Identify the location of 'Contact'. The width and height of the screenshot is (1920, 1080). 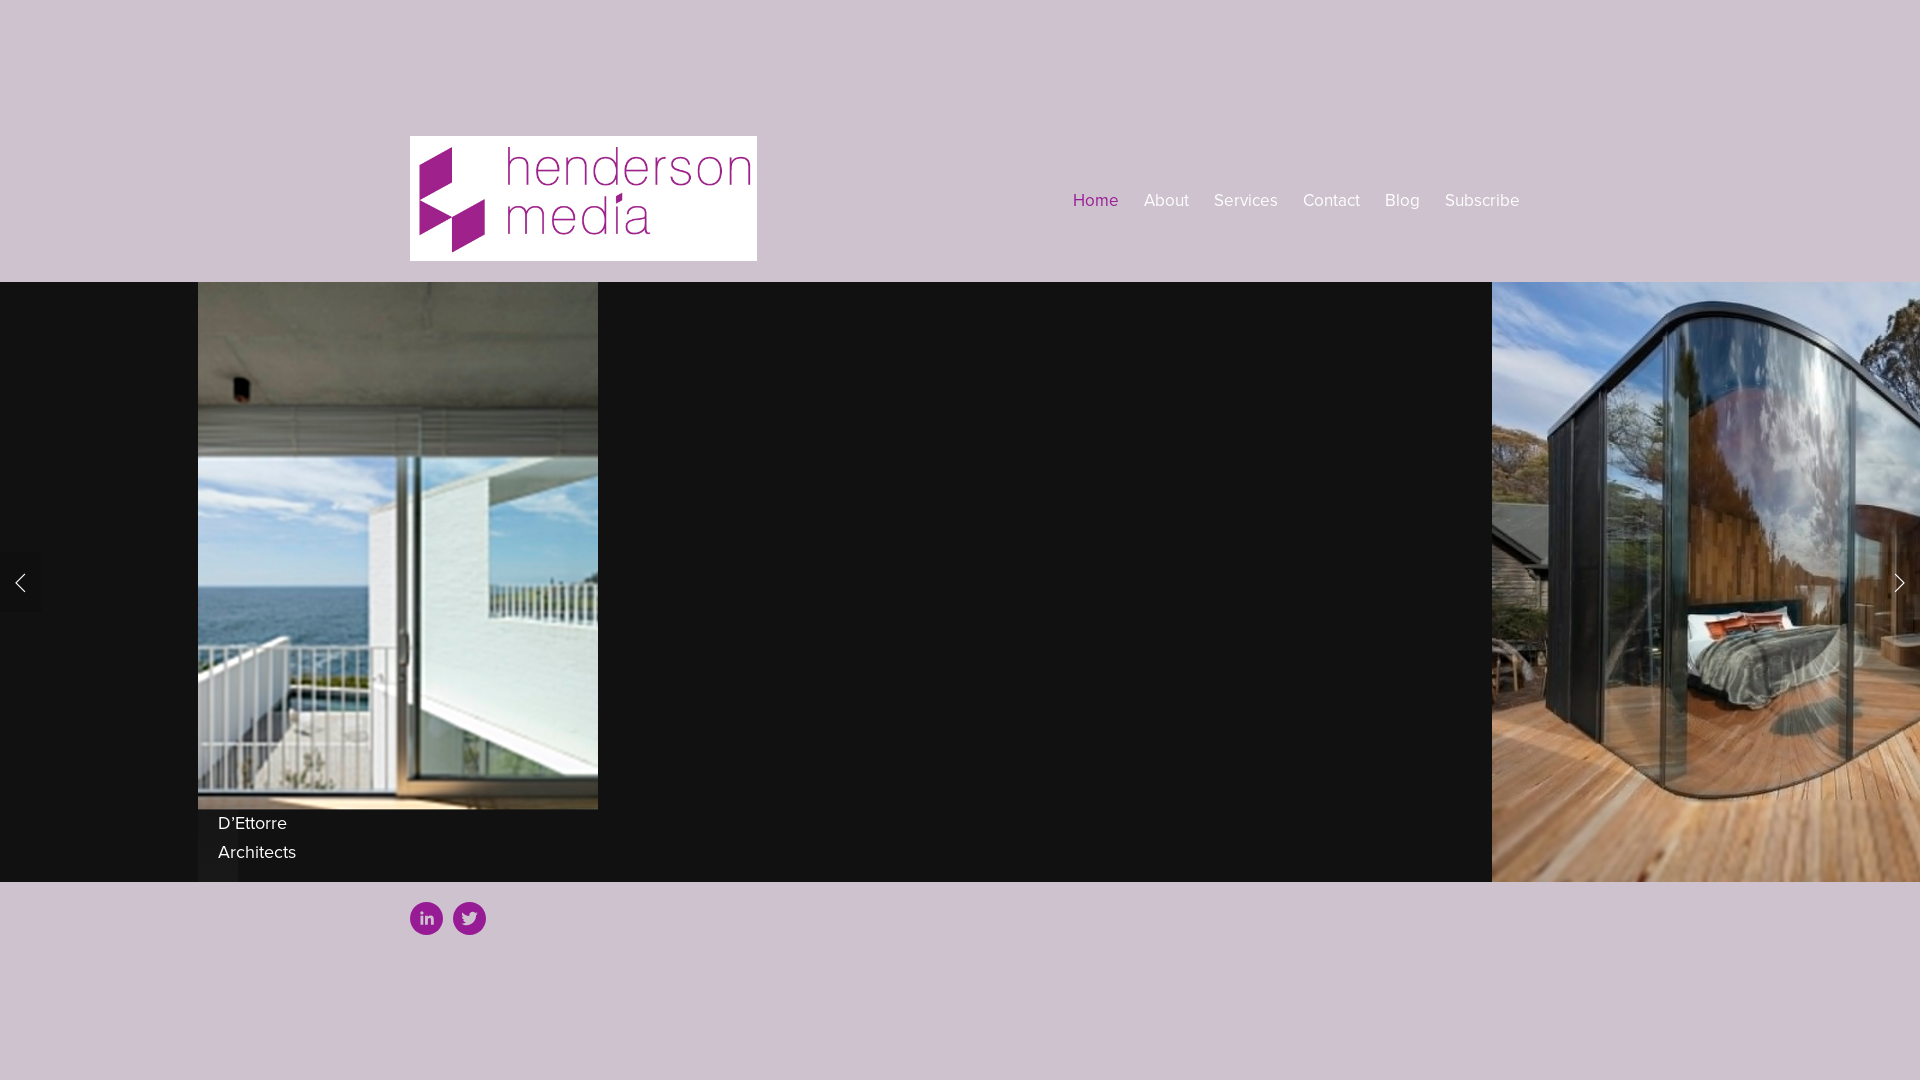
(1331, 200).